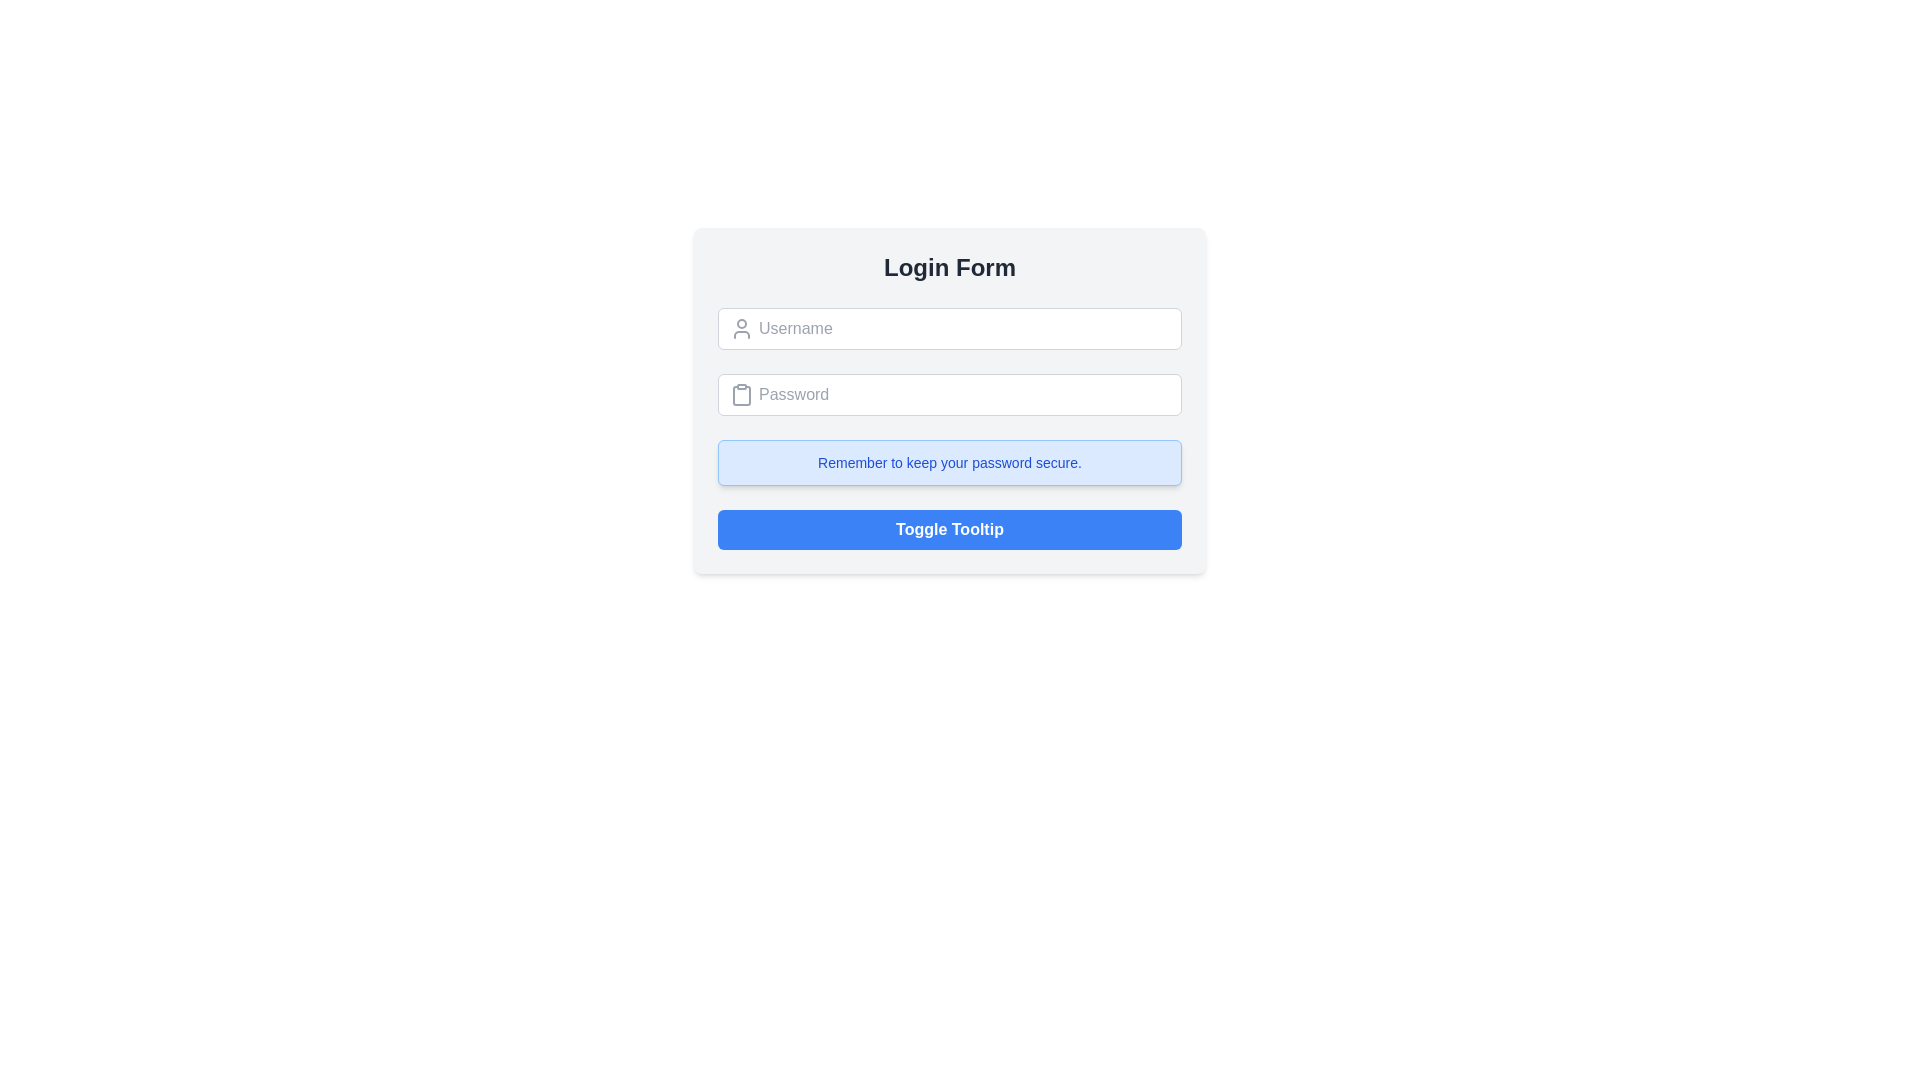 Image resolution: width=1920 pixels, height=1080 pixels. I want to click on the username input field located below the title 'Login Form' for feedback, so click(949, 327).